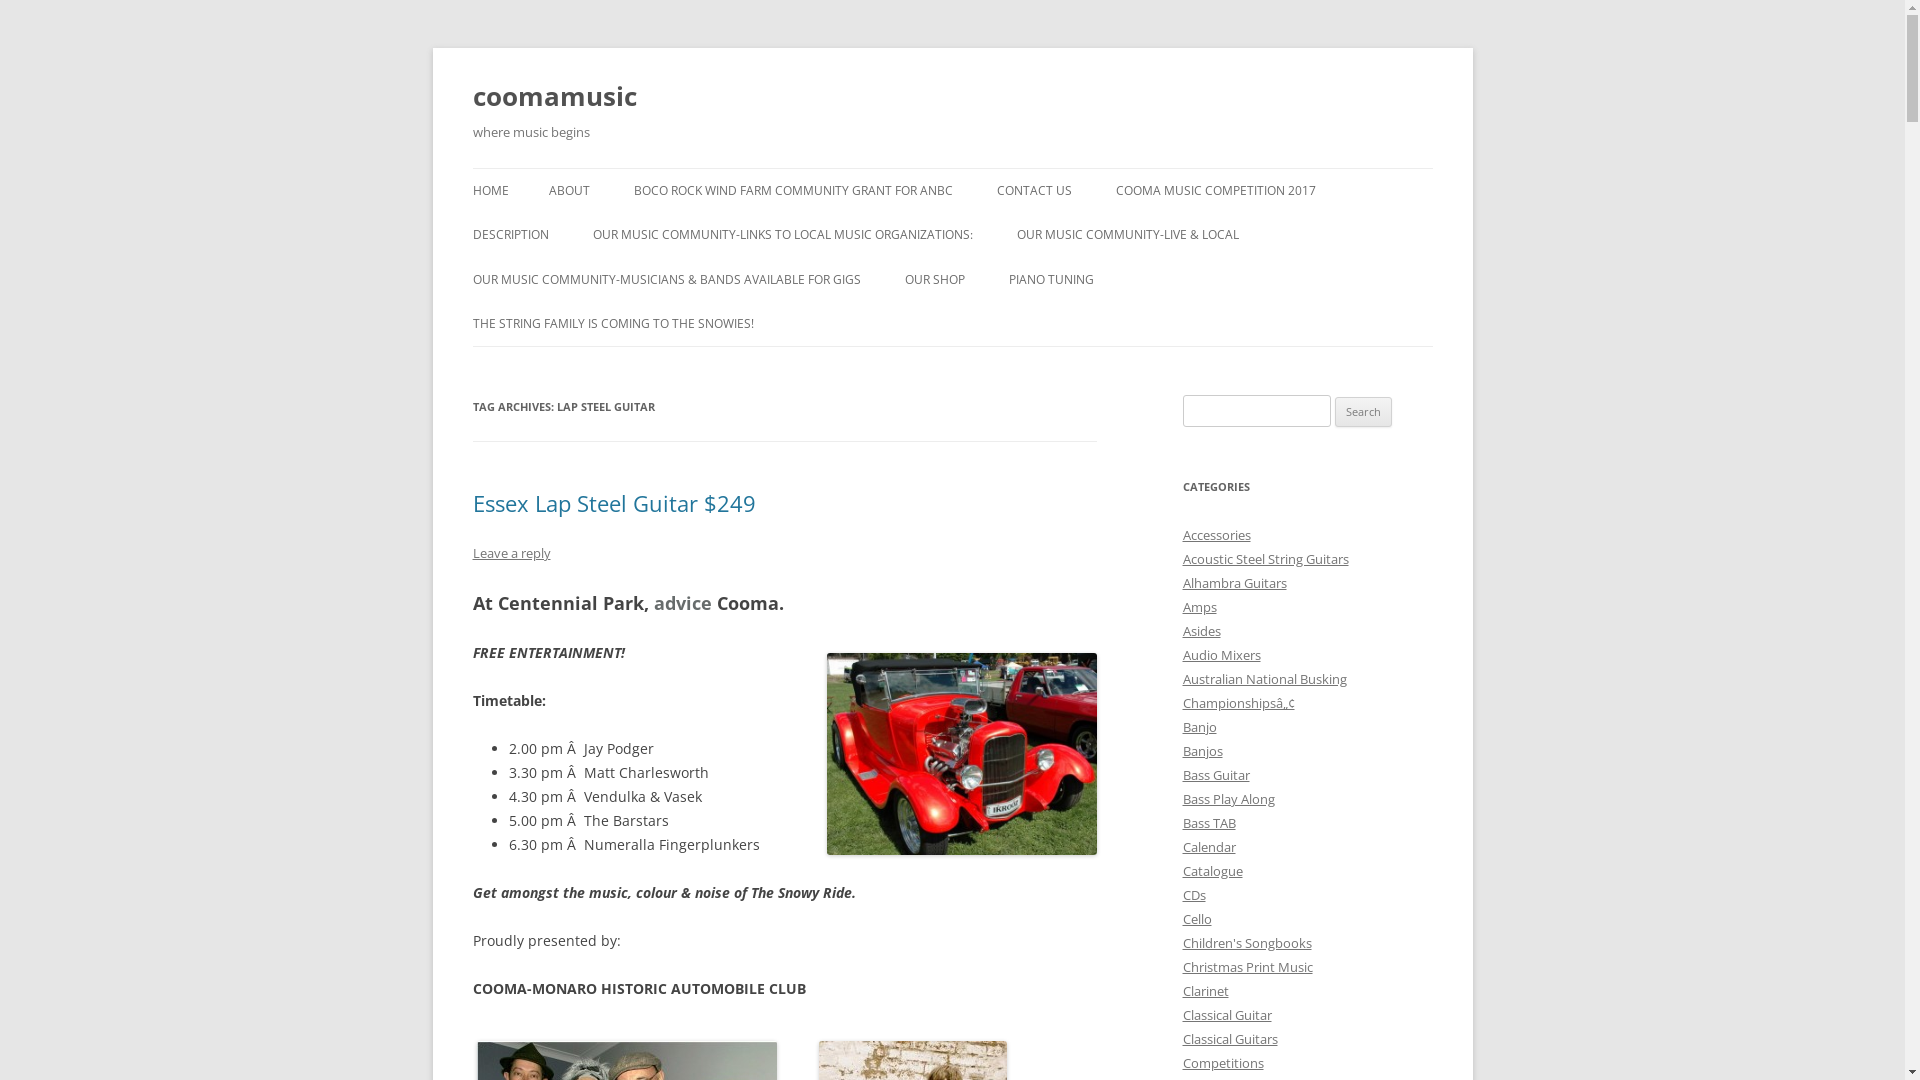 The image size is (1920, 1080). What do you see at coordinates (1115, 191) in the screenshot?
I see `'COOMA MUSIC COMPETITION 2017'` at bounding box center [1115, 191].